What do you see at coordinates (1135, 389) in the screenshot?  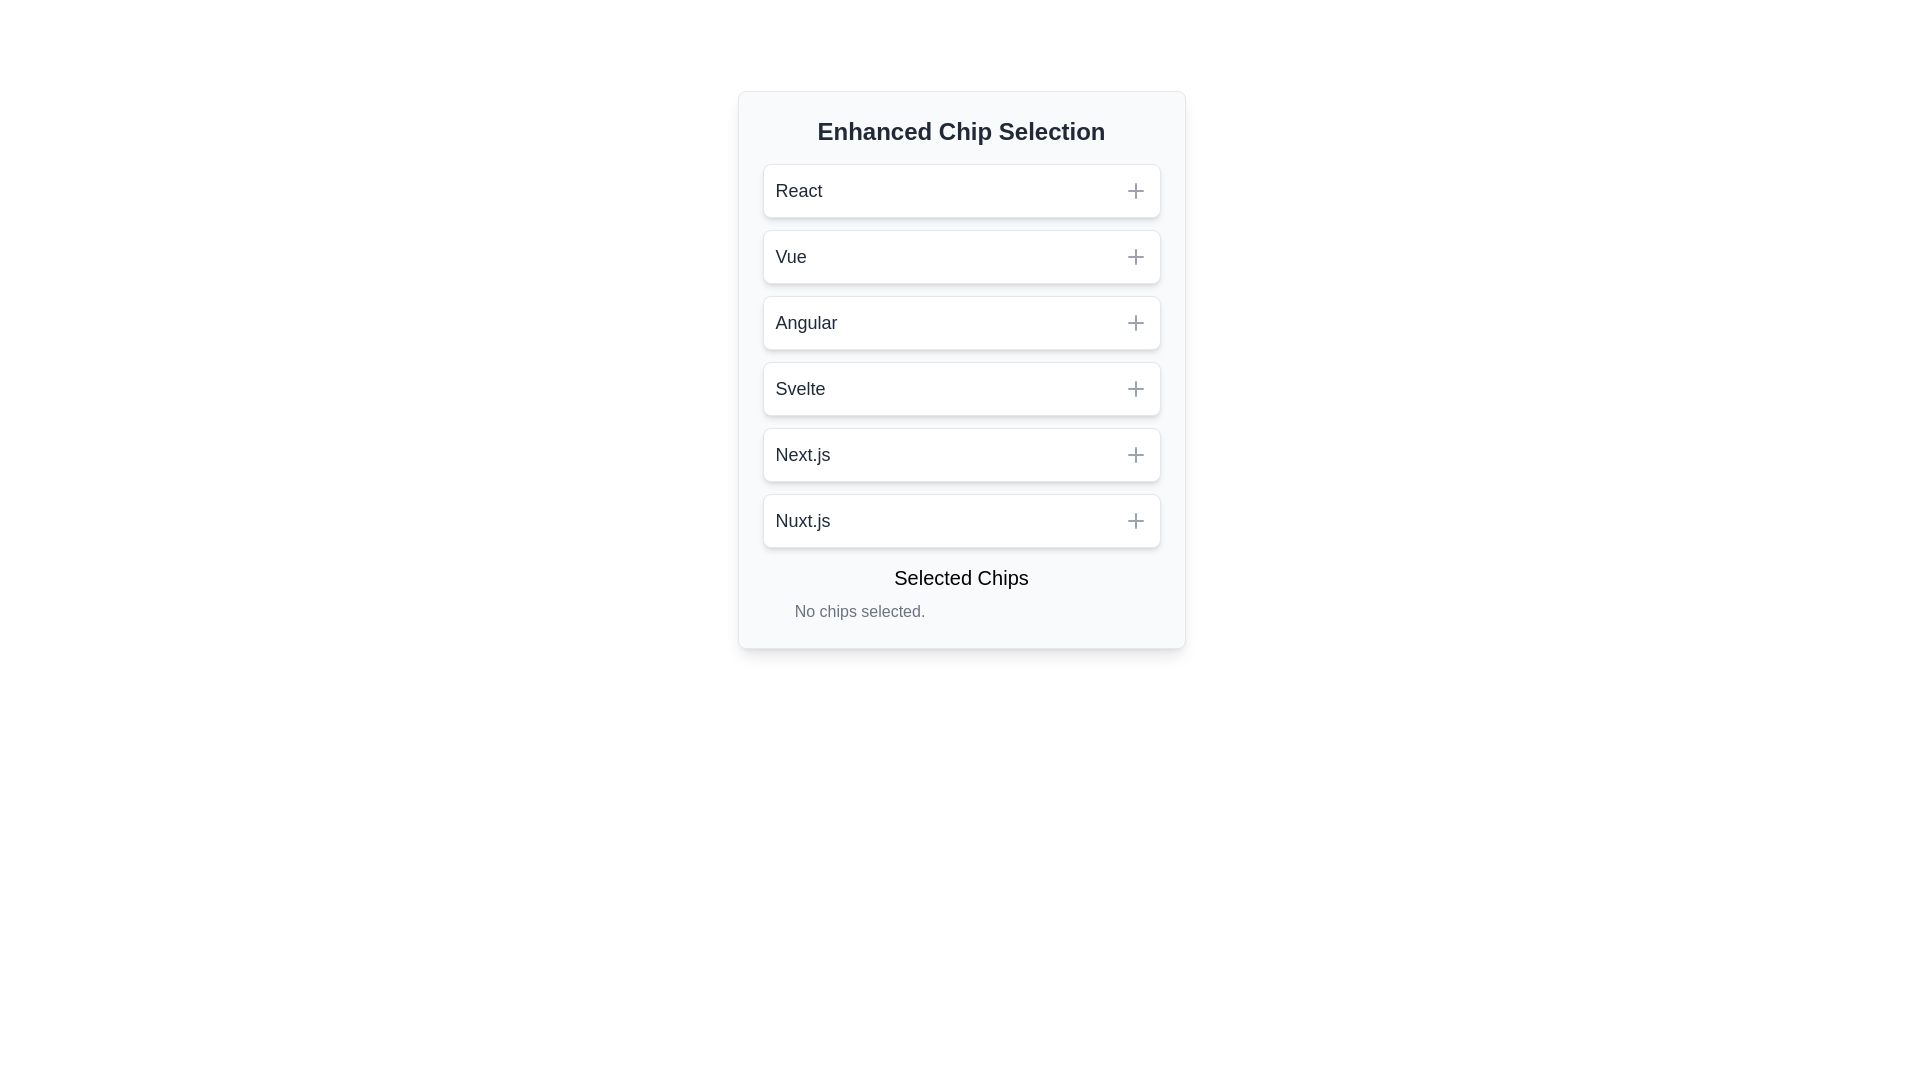 I see `the plus icon styled in a minimalistic SVG format, located within the 'Svelte' card under the 'Enhanced Chip Selection' section` at bounding box center [1135, 389].